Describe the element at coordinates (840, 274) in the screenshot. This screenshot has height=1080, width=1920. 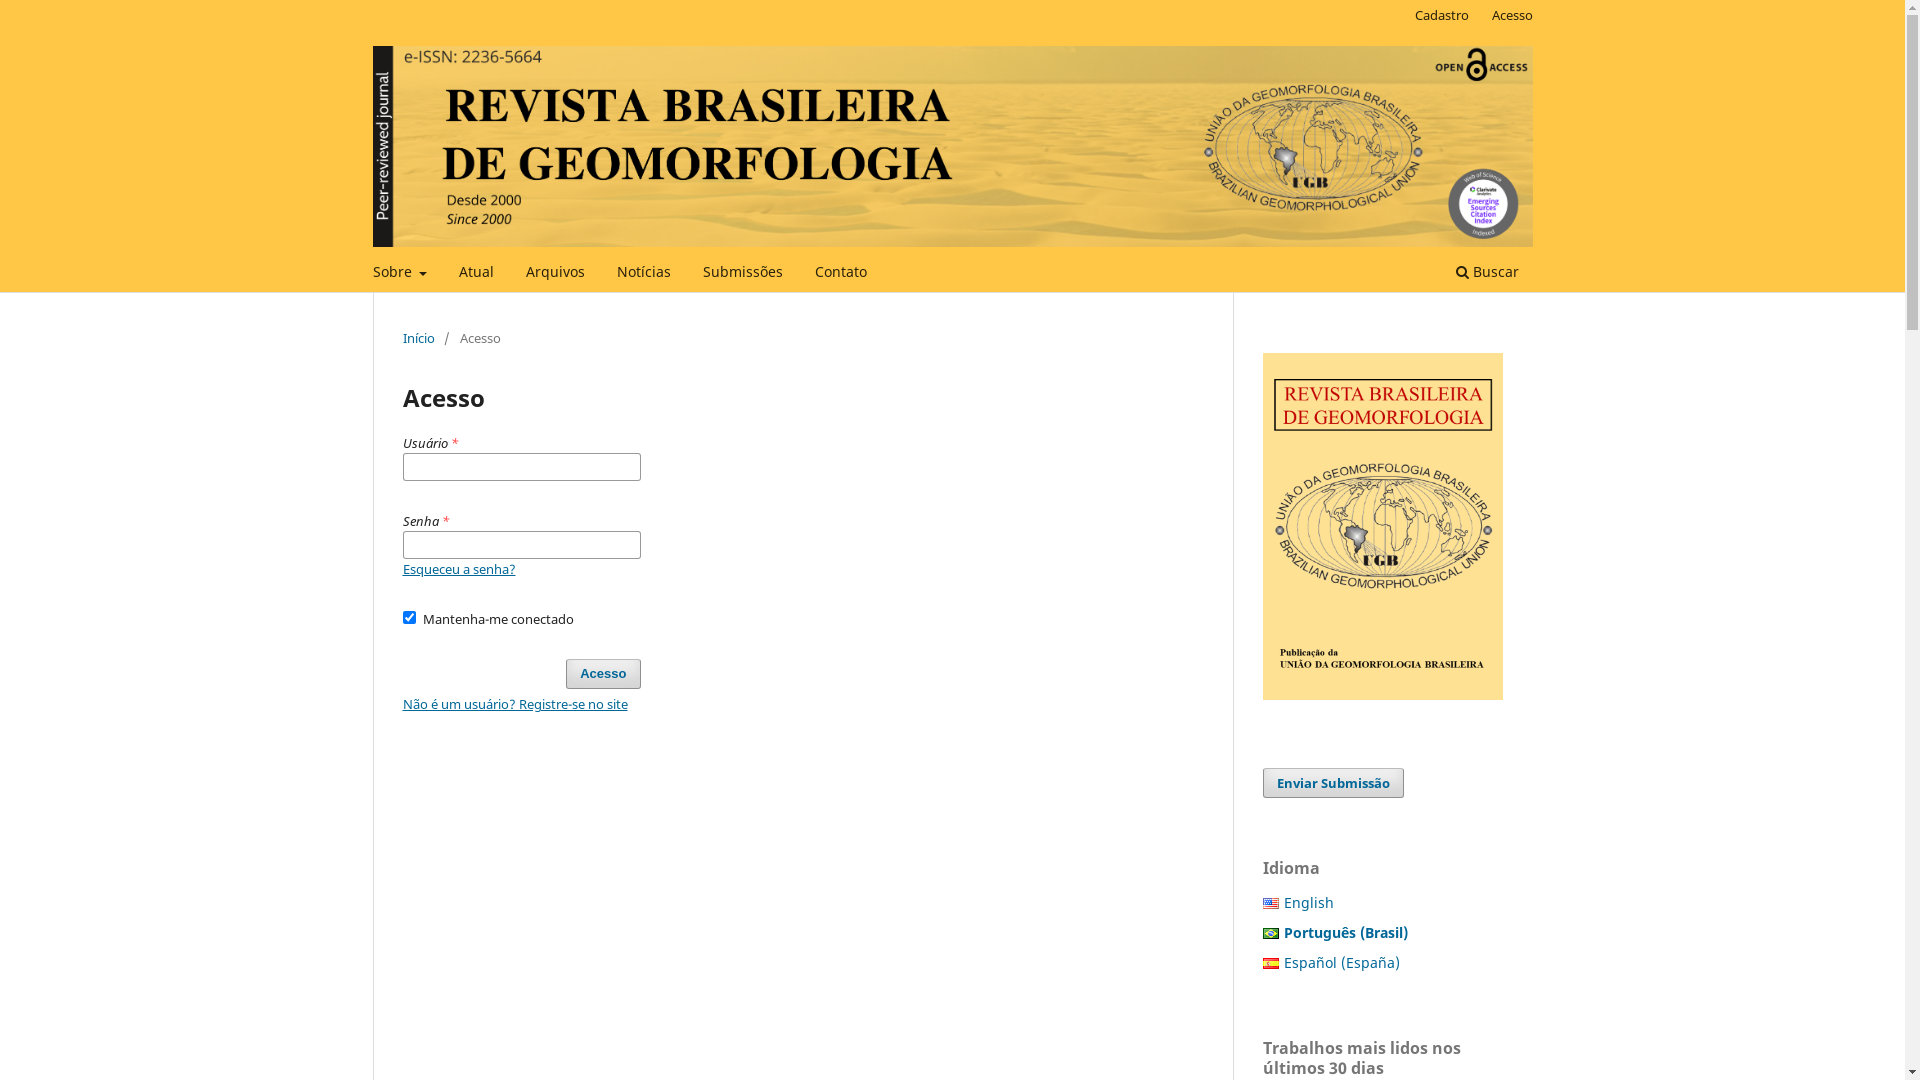
I see `'Contato'` at that location.